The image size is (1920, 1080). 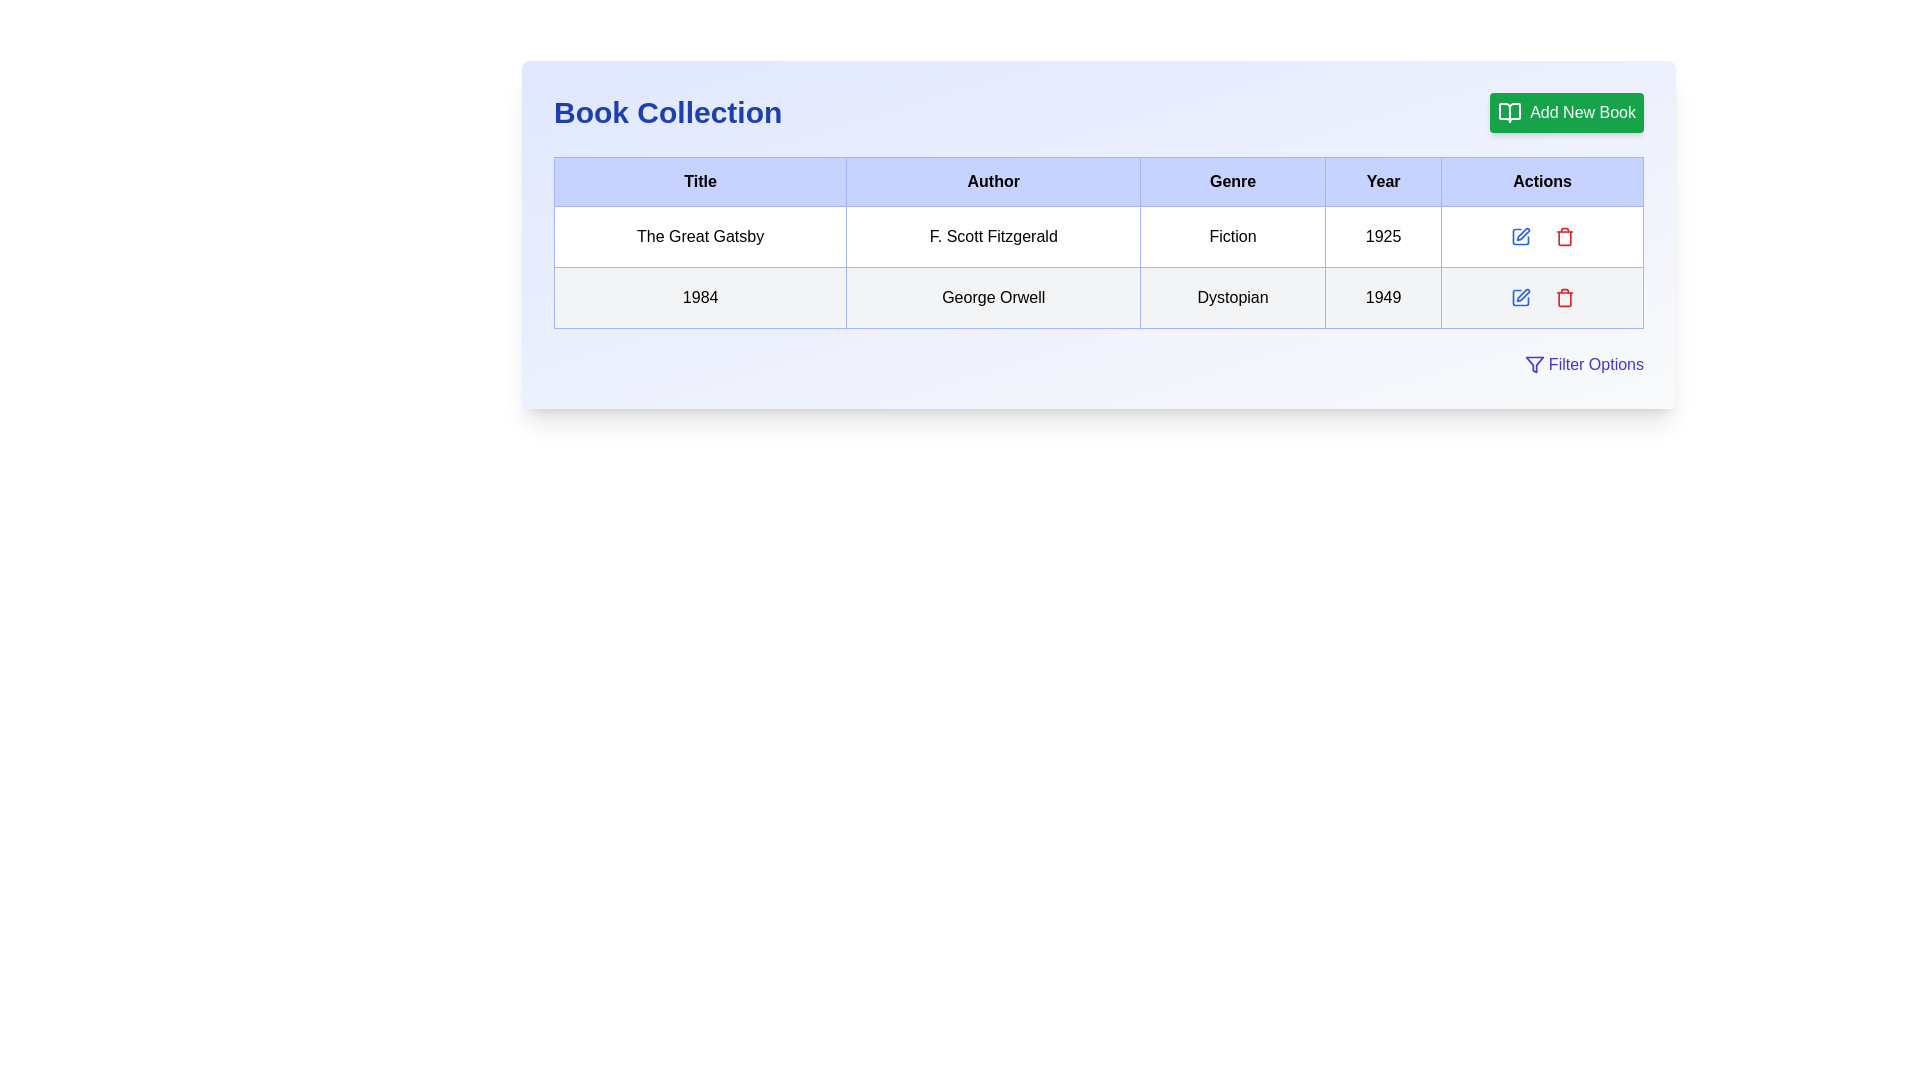 I want to click on the delete button for the book entry '1984' by George Orwell, which is the second icon in the 'Actions' column of the table, so click(x=1563, y=297).